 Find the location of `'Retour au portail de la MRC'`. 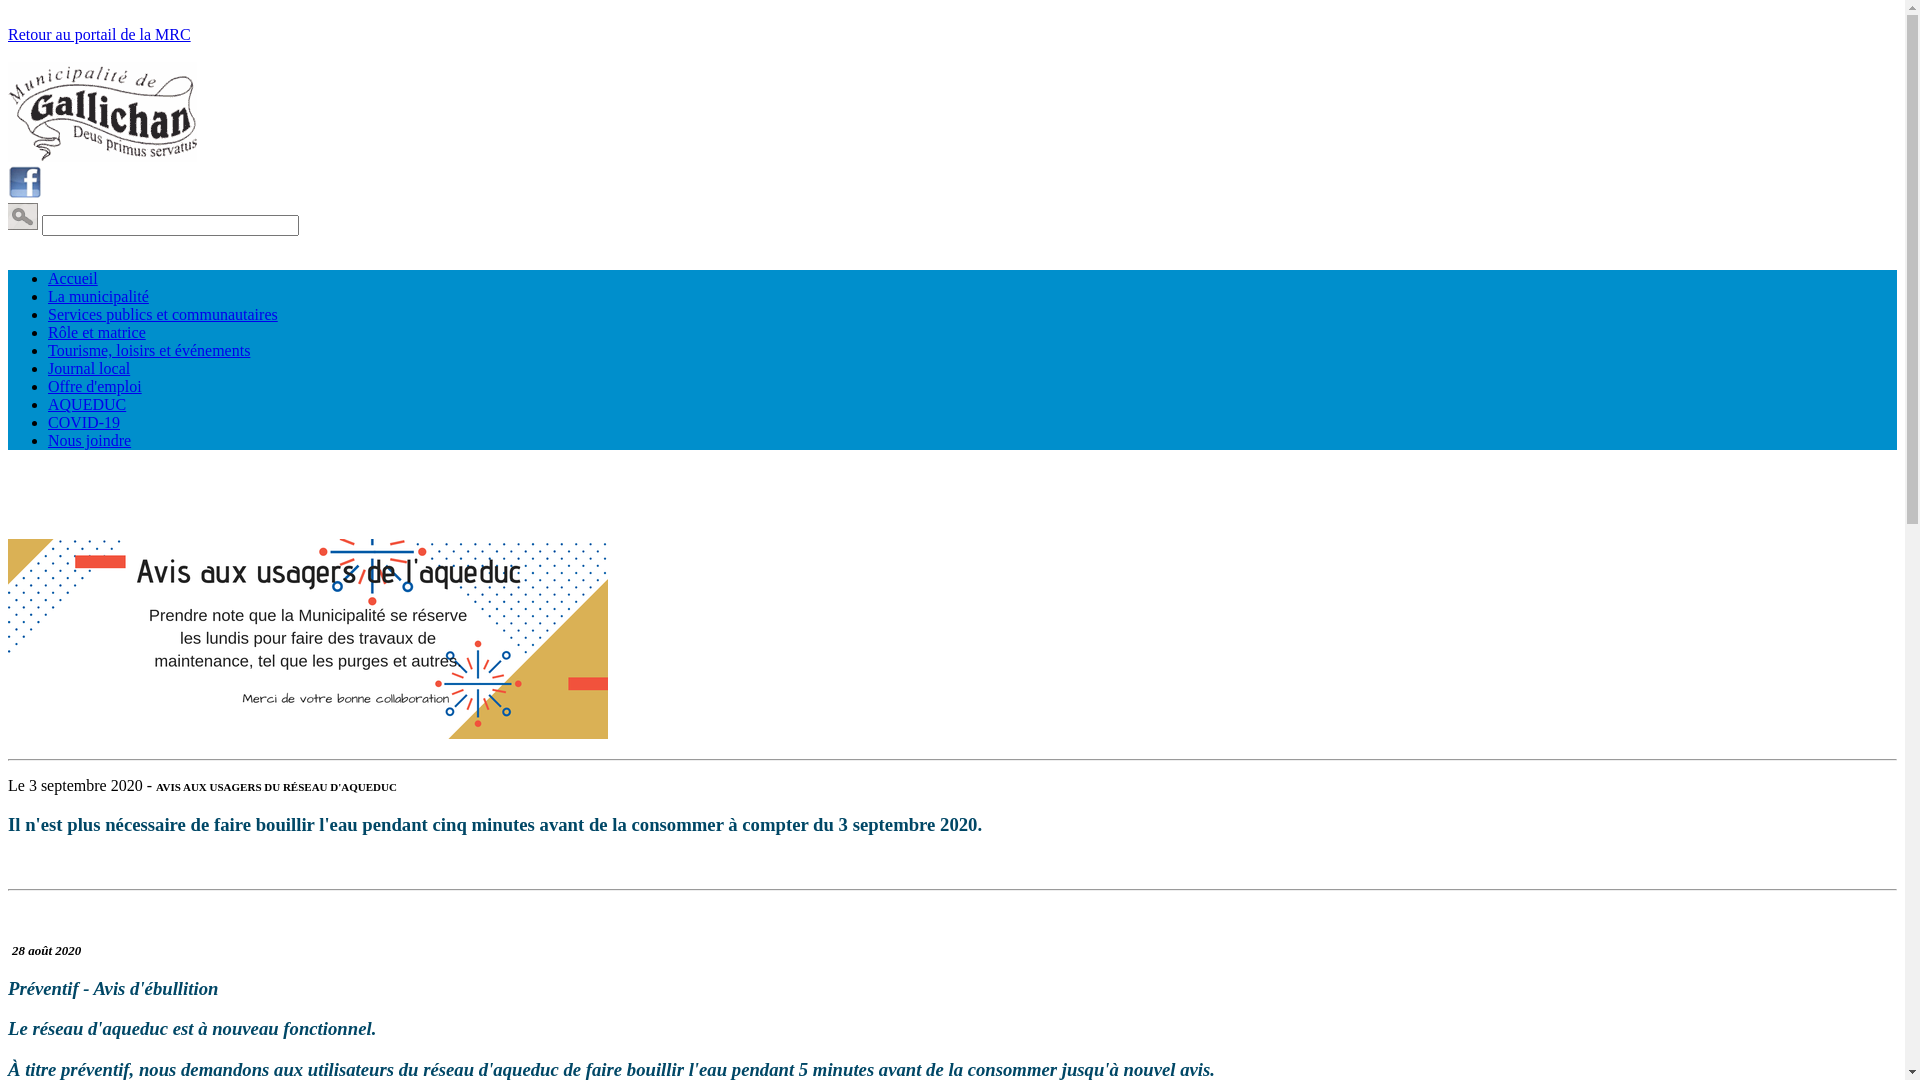

'Retour au portail de la MRC' is located at coordinates (98, 34).